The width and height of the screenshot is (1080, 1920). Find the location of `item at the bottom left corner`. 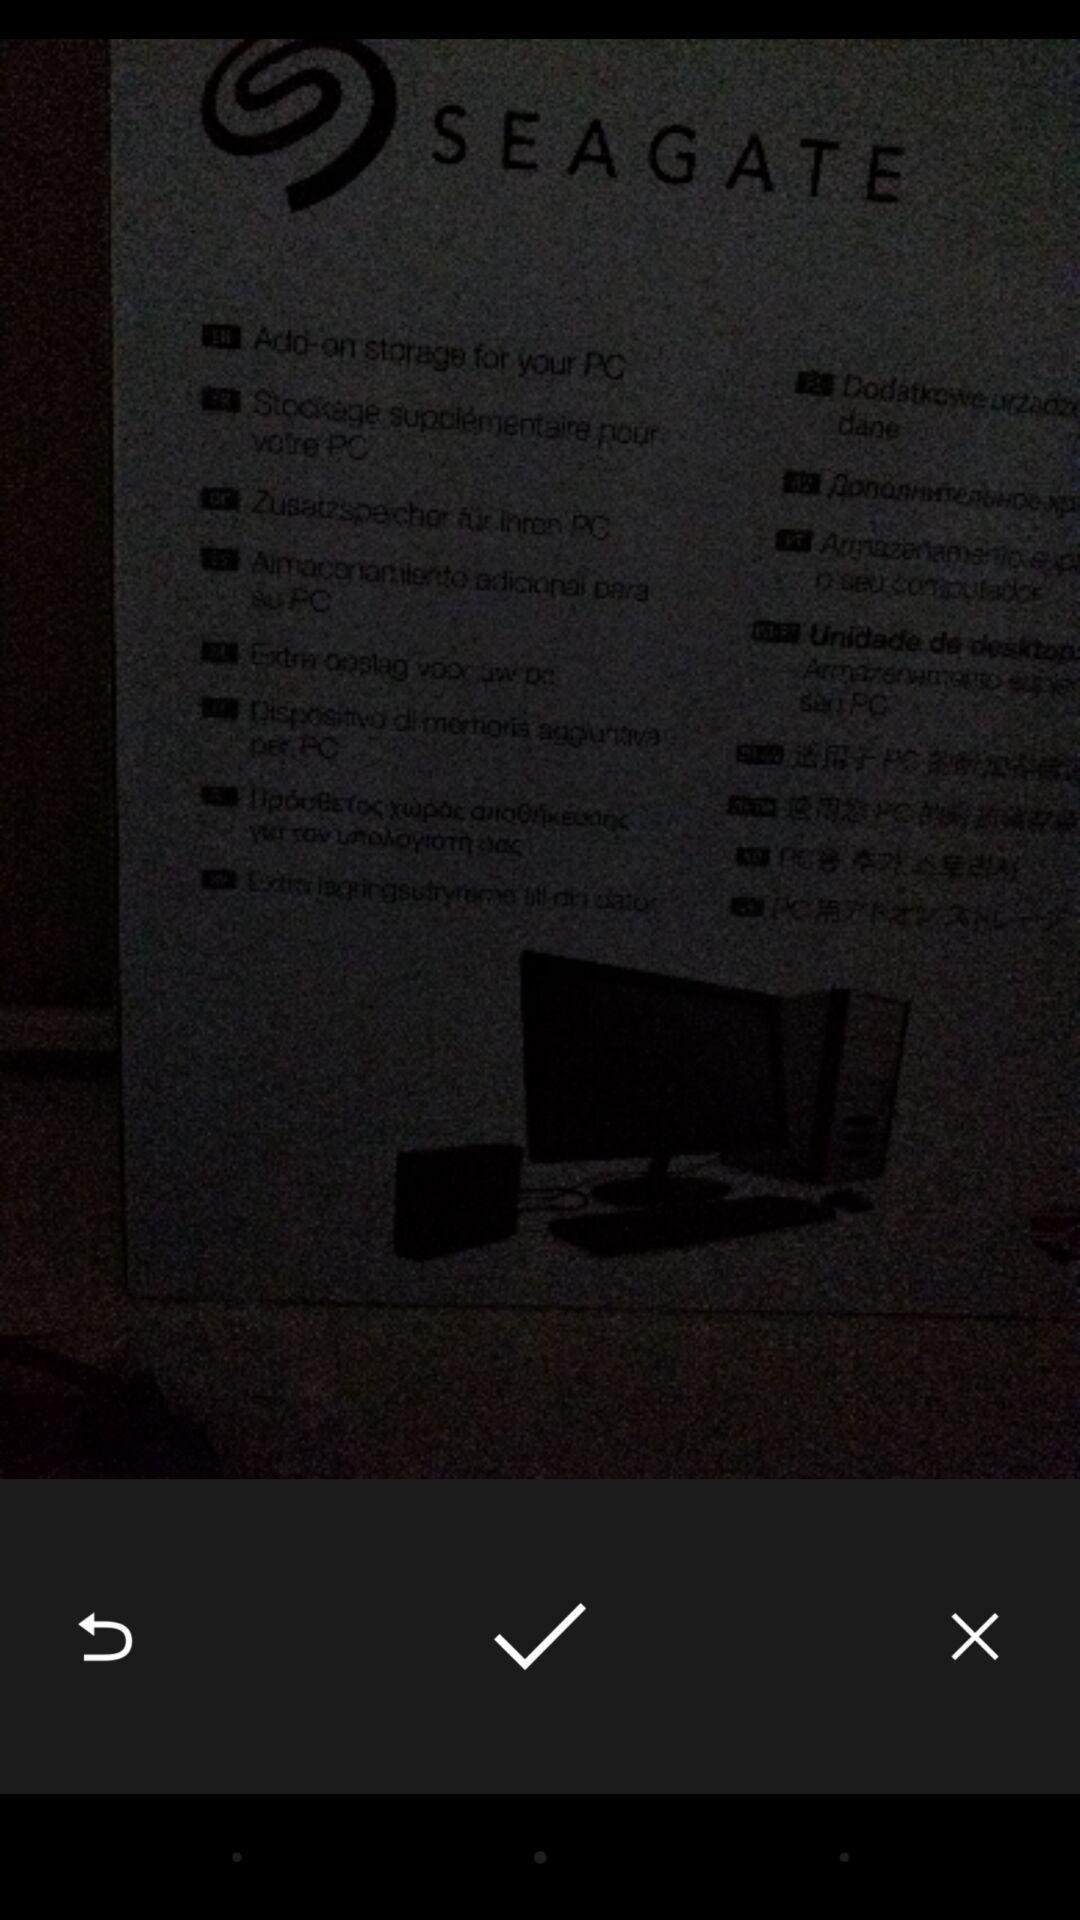

item at the bottom left corner is located at coordinates (104, 1636).